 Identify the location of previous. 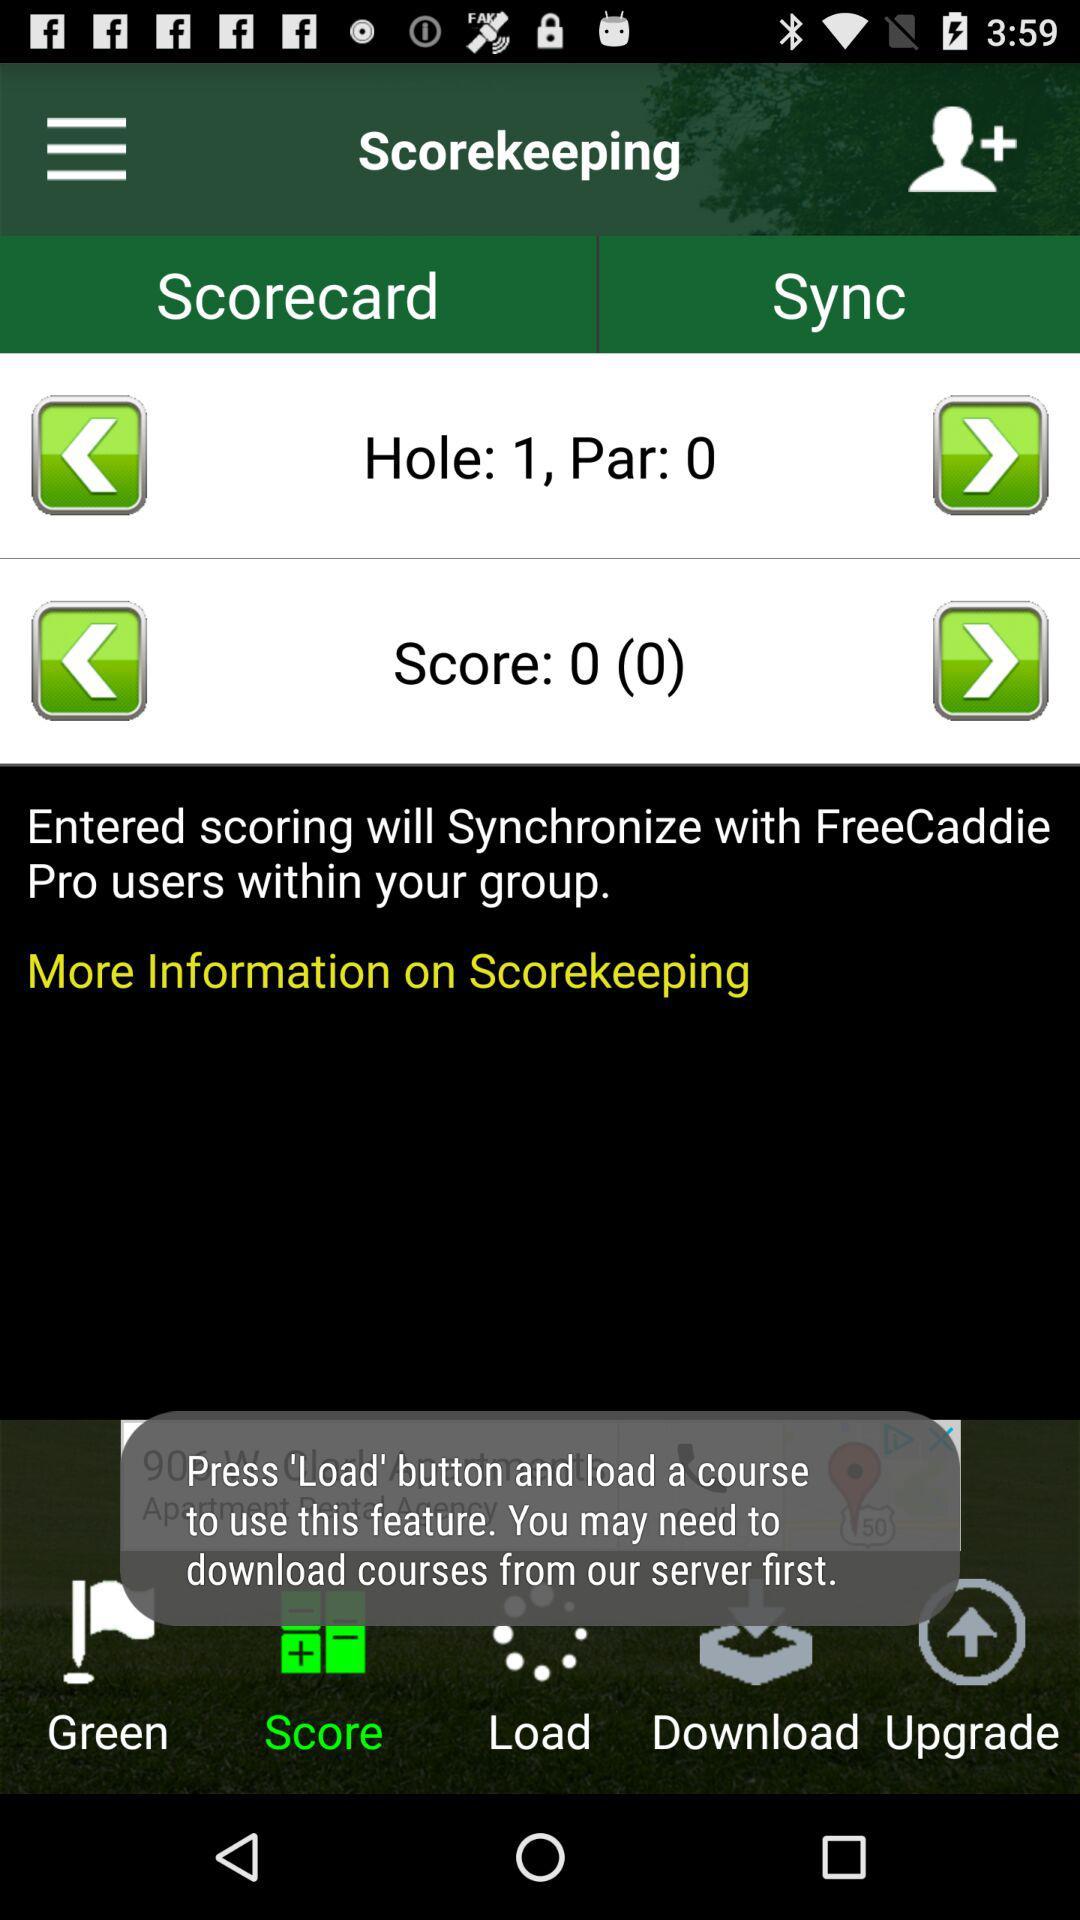
(88, 660).